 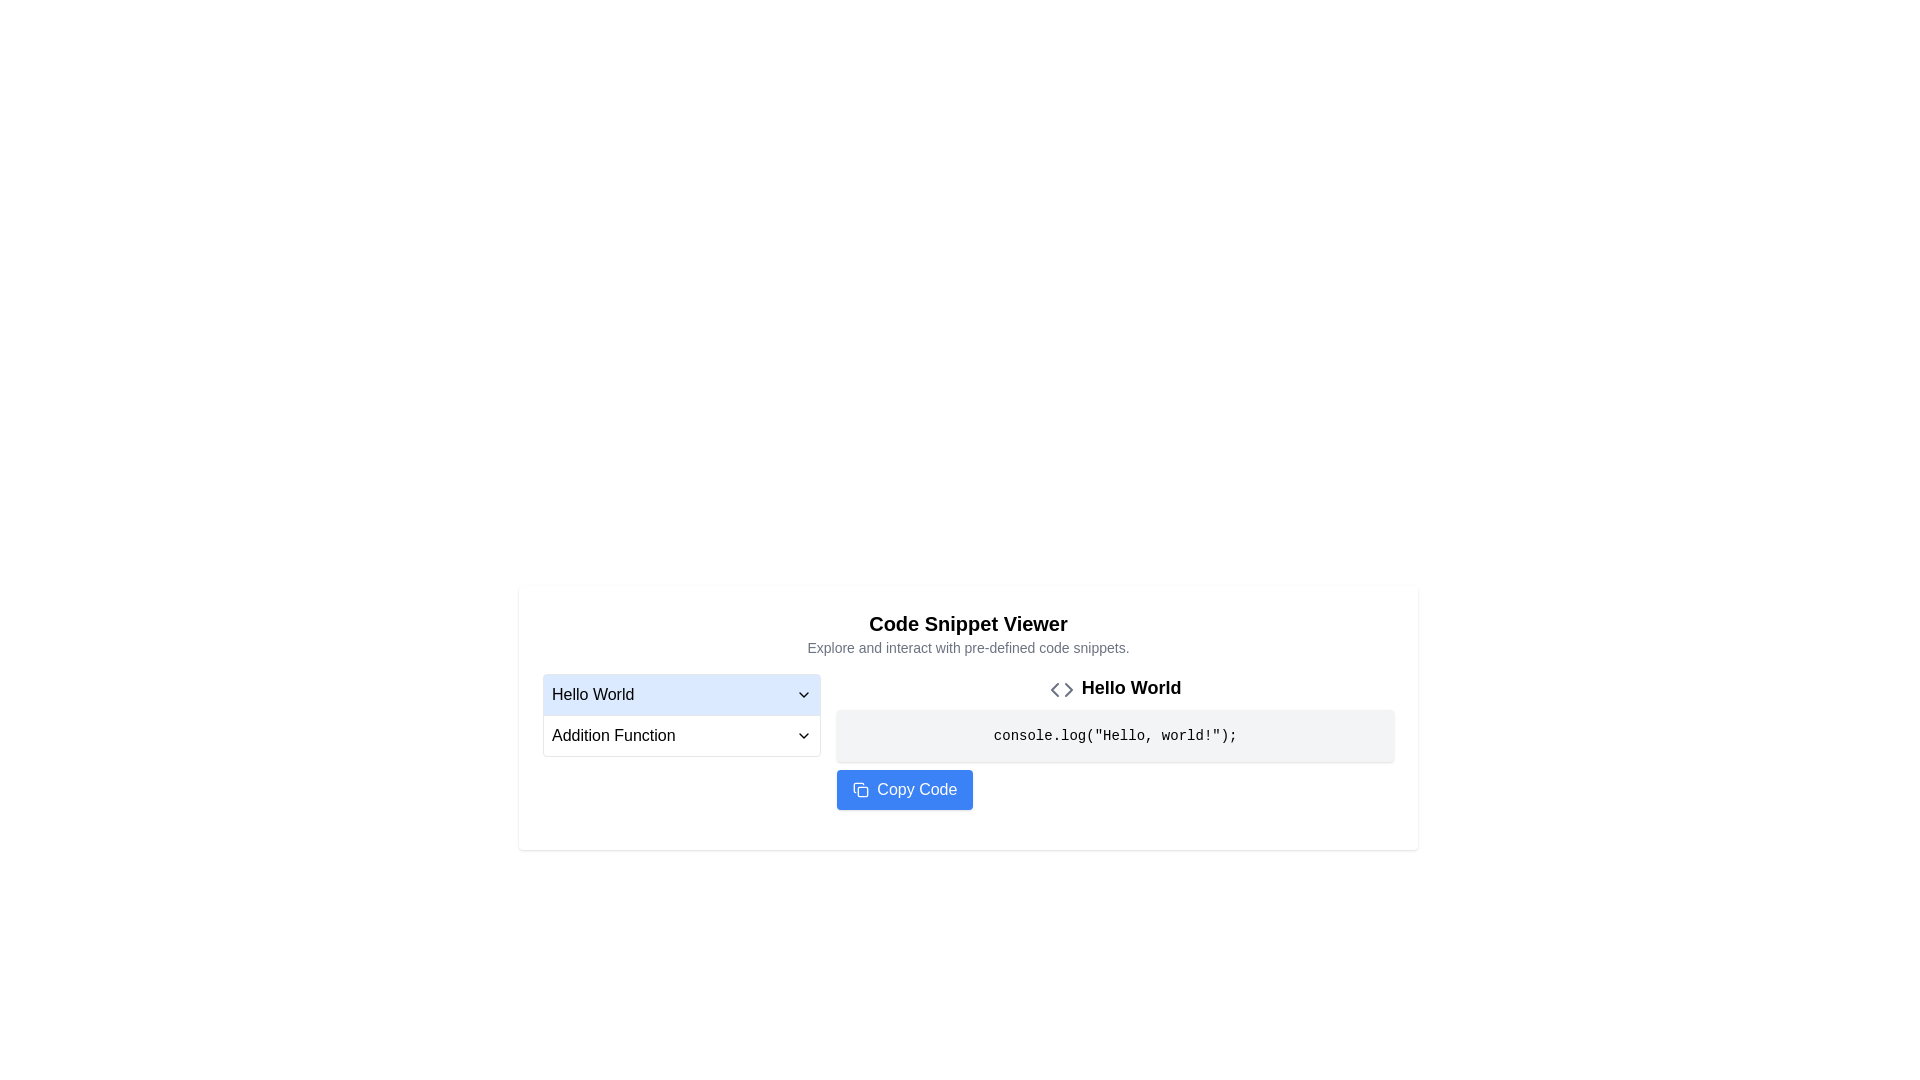 I want to click on the blue 'Copy Code' button with rounded corners located below the code block in the 'Code Snippet Viewer' section, so click(x=968, y=764).